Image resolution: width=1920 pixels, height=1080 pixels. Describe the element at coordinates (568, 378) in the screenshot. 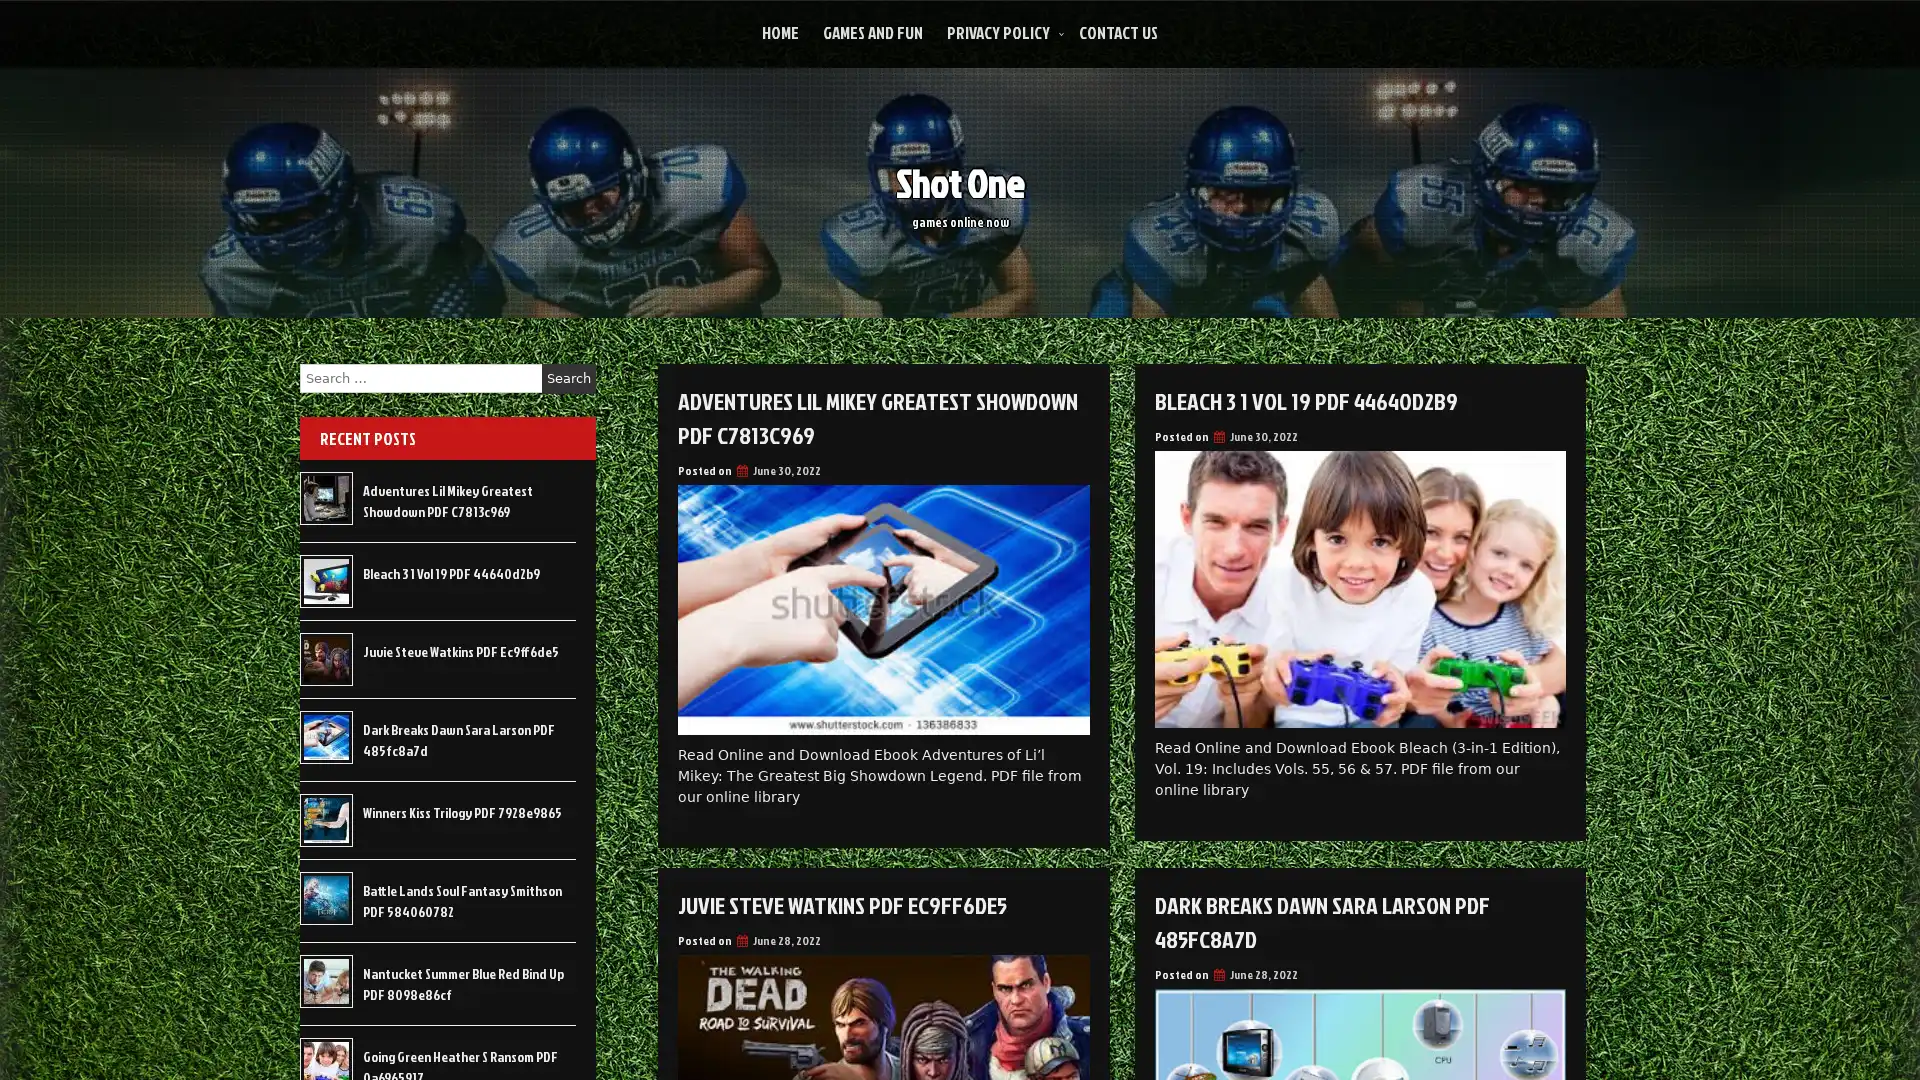

I see `Search` at that location.